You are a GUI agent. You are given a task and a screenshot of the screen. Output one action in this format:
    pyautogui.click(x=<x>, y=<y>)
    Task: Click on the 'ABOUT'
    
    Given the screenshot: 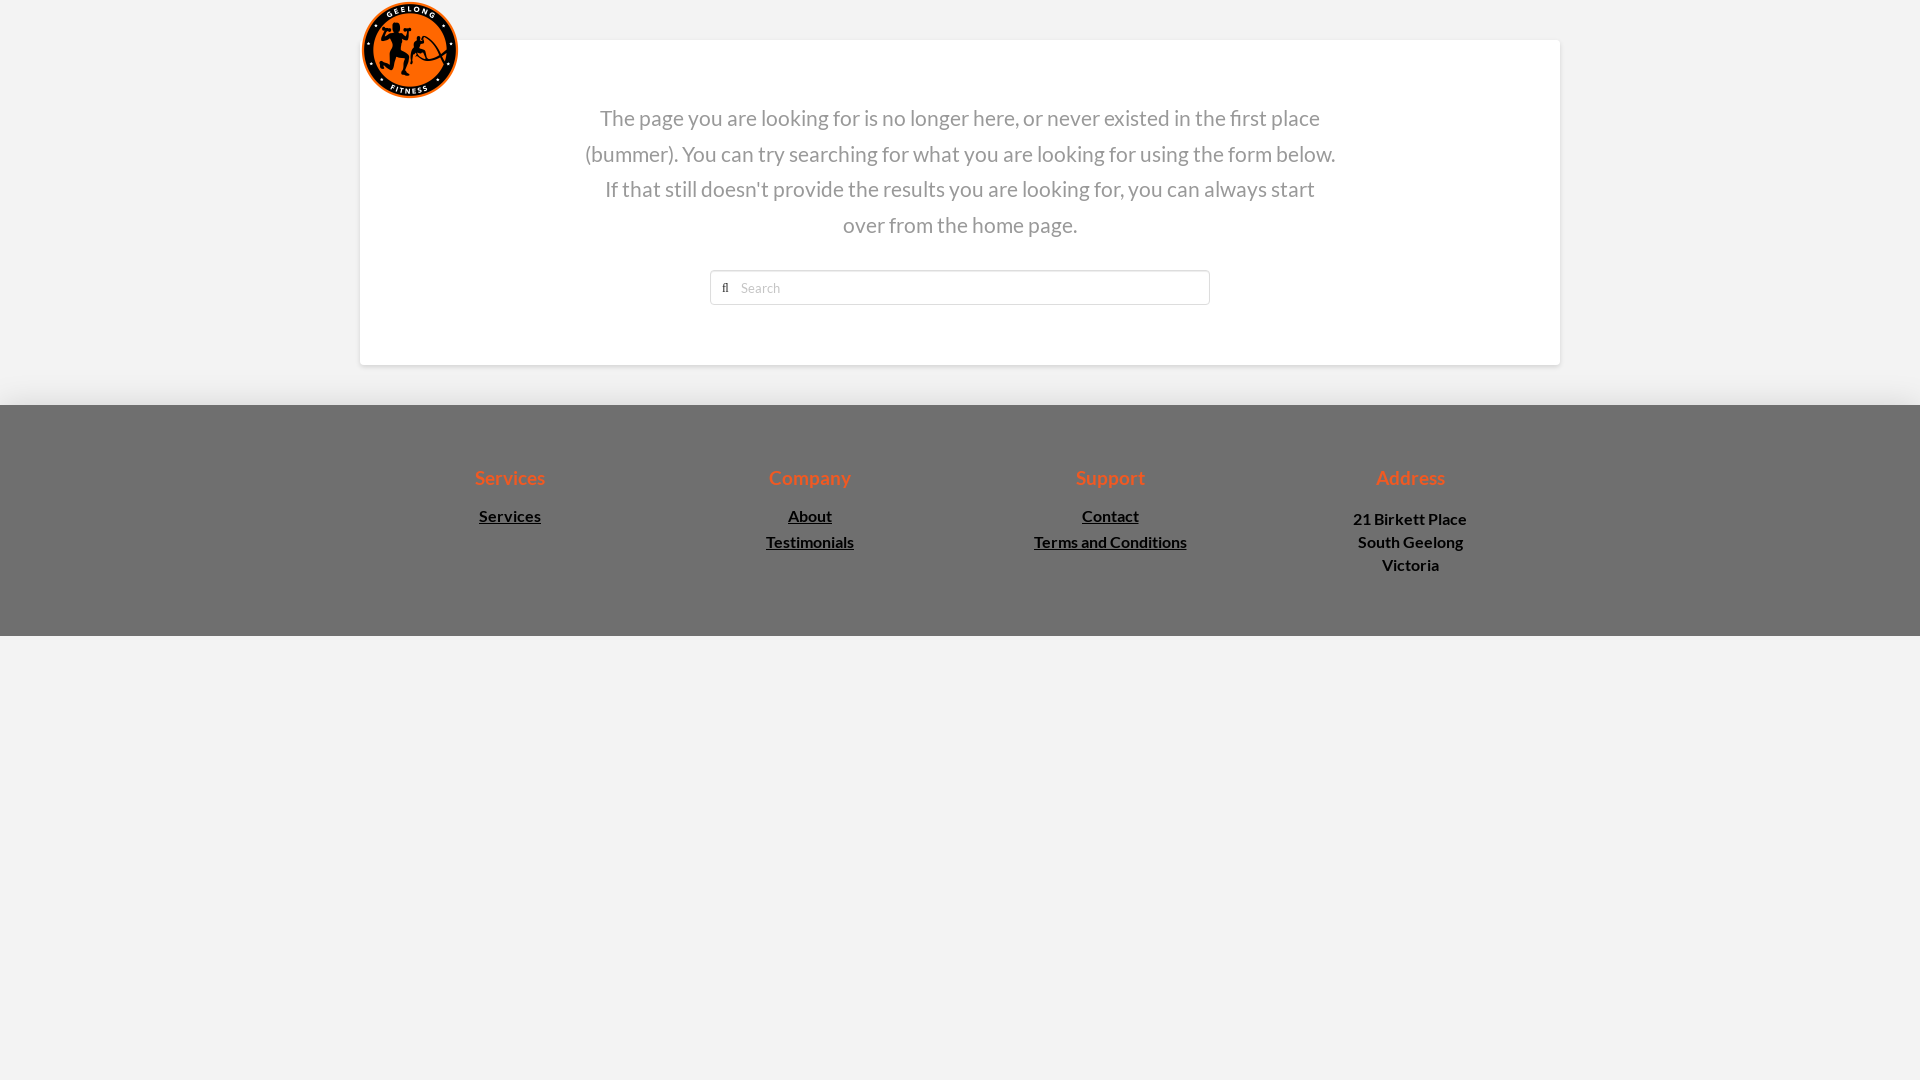 What is the action you would take?
    pyautogui.click(x=883, y=49)
    